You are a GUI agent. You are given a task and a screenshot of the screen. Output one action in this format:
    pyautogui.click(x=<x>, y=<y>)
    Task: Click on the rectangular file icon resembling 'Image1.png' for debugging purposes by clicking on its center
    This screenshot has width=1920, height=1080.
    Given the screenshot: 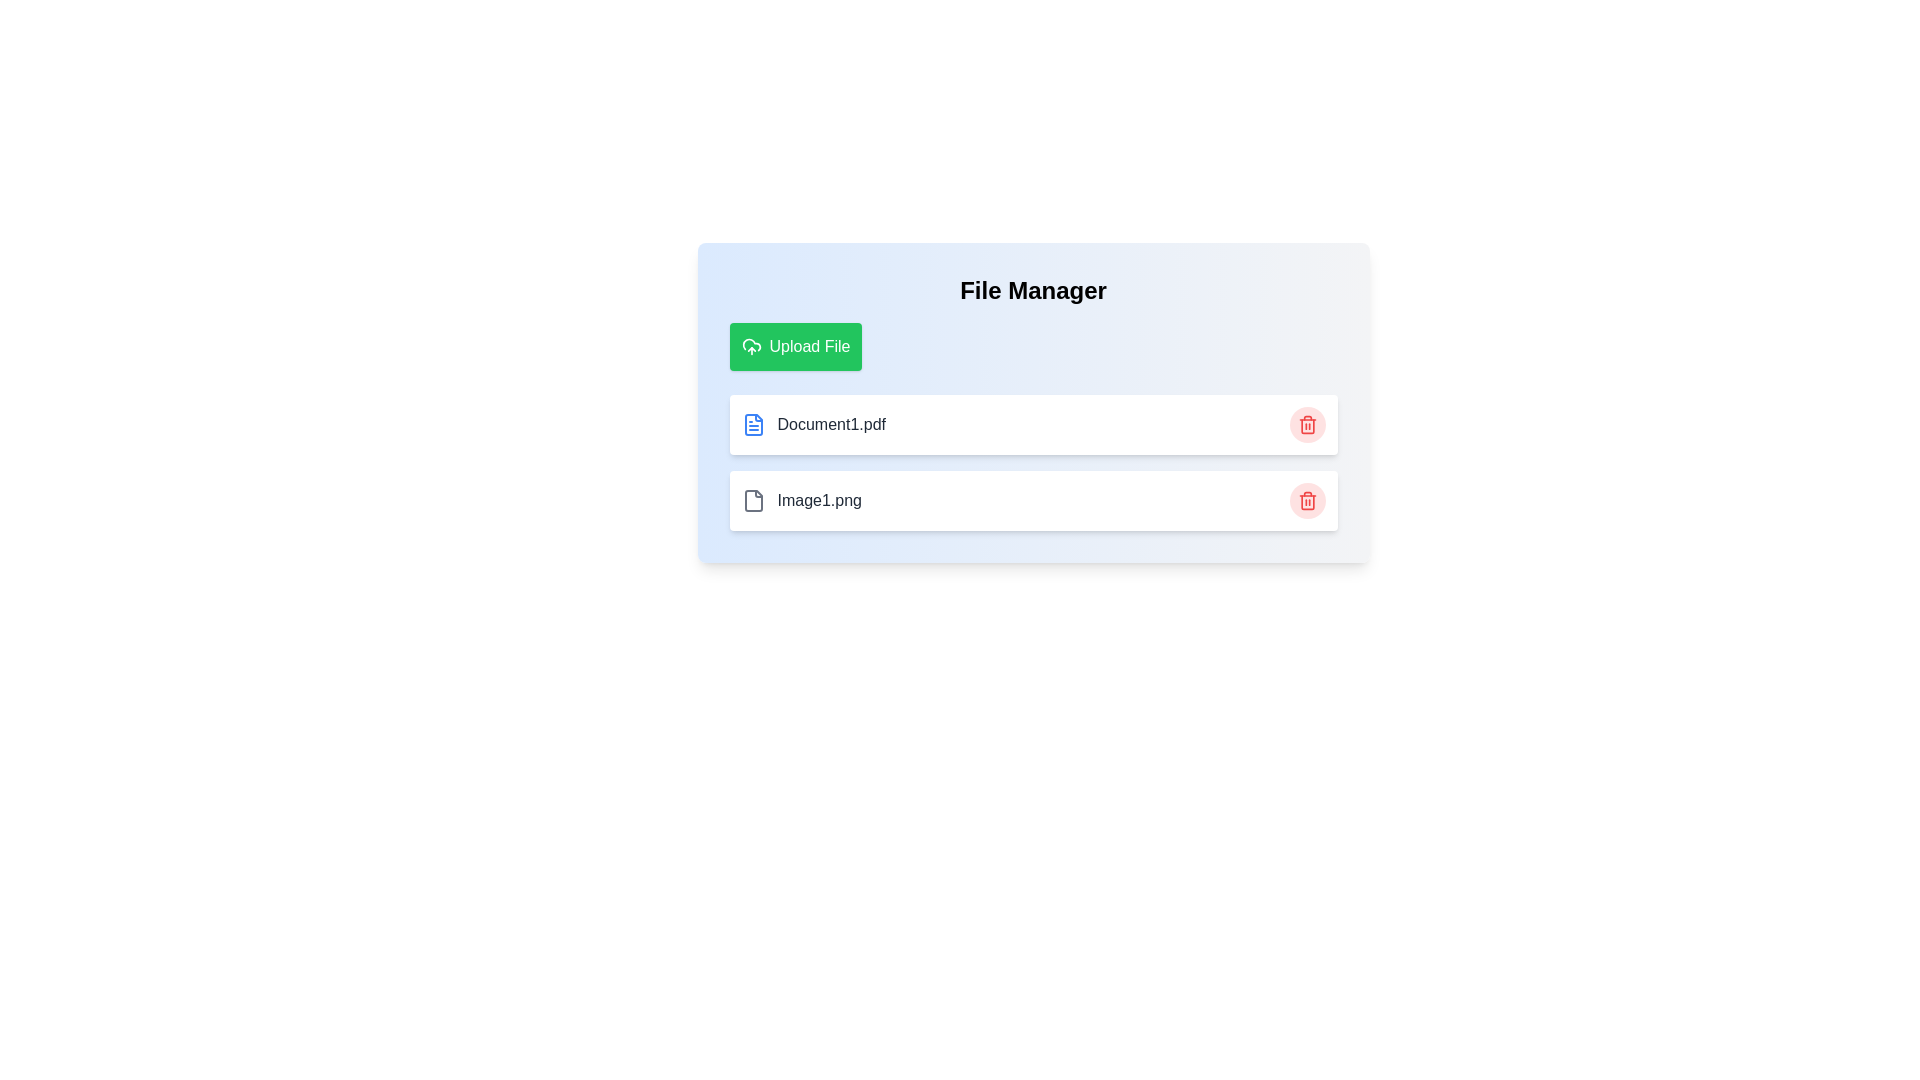 What is the action you would take?
    pyautogui.click(x=752, y=500)
    